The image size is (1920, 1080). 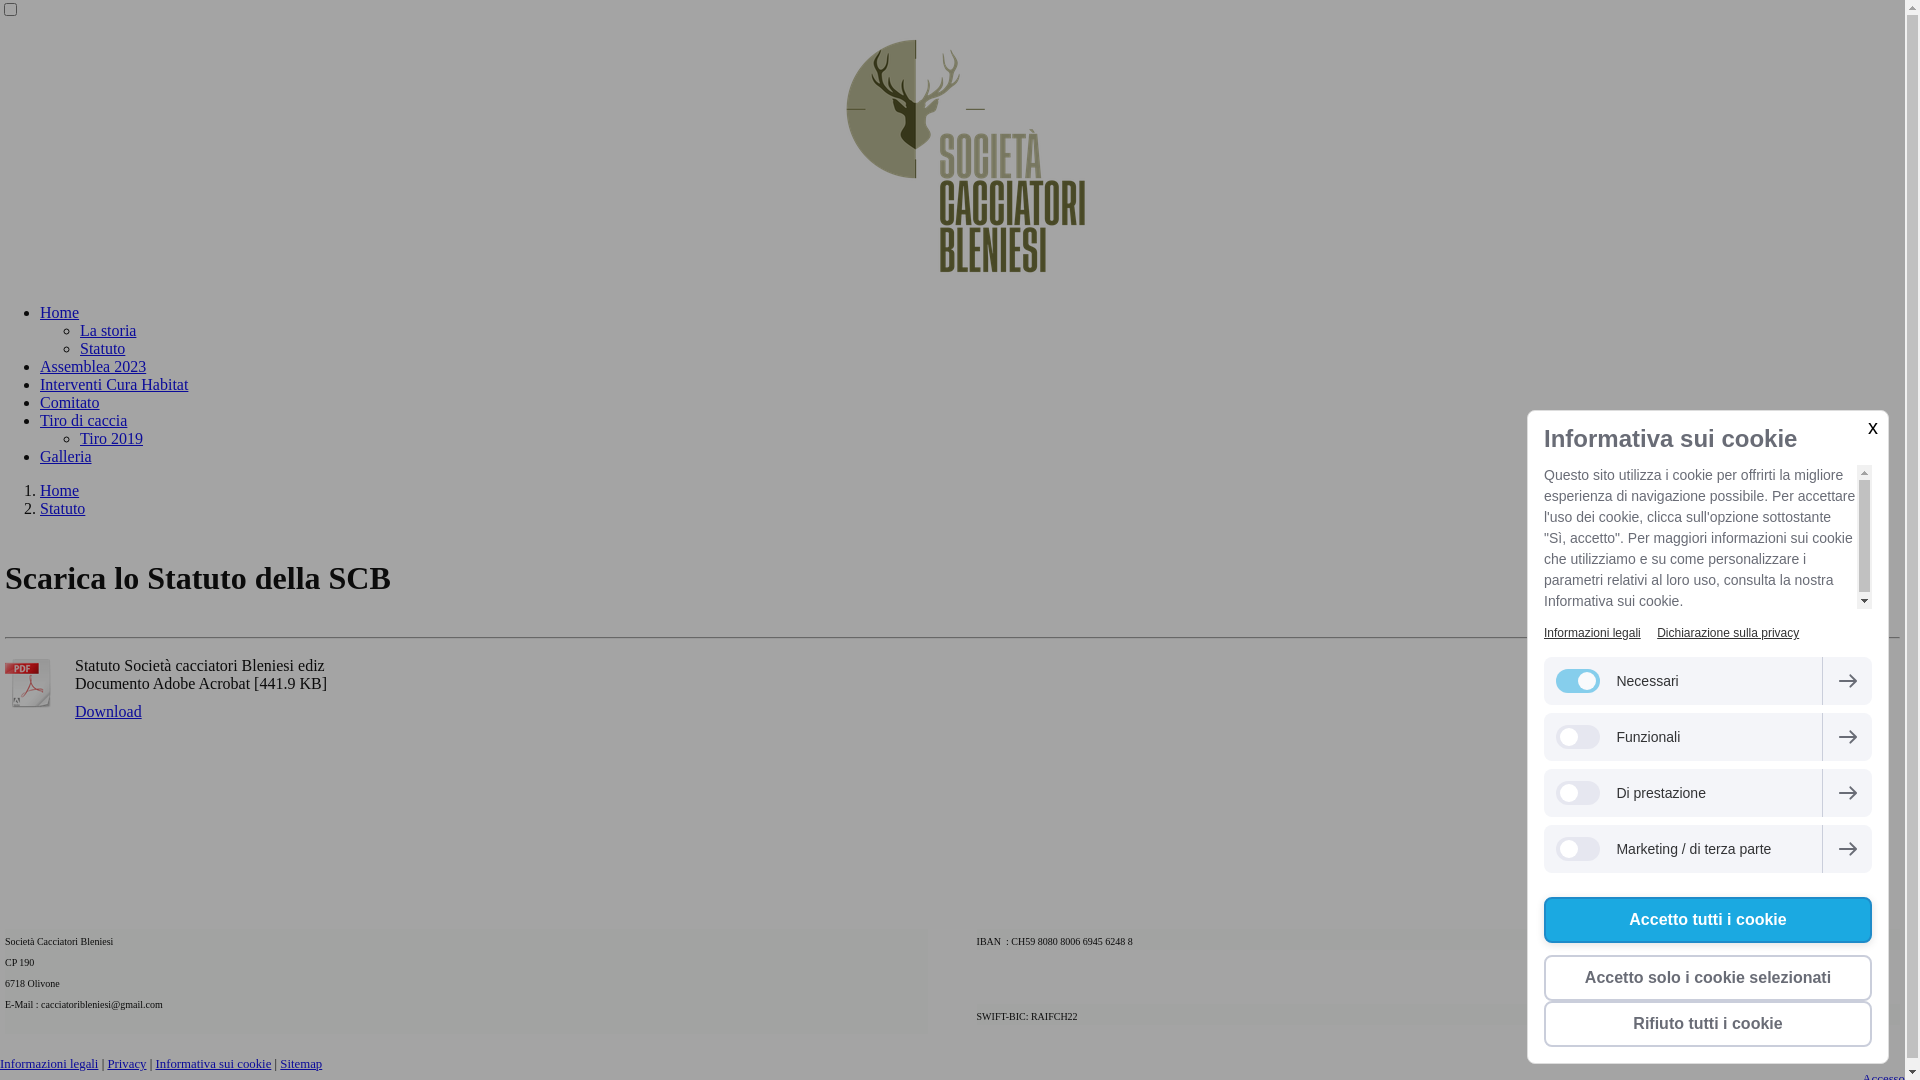 What do you see at coordinates (59, 490) in the screenshot?
I see `'Home'` at bounding box center [59, 490].